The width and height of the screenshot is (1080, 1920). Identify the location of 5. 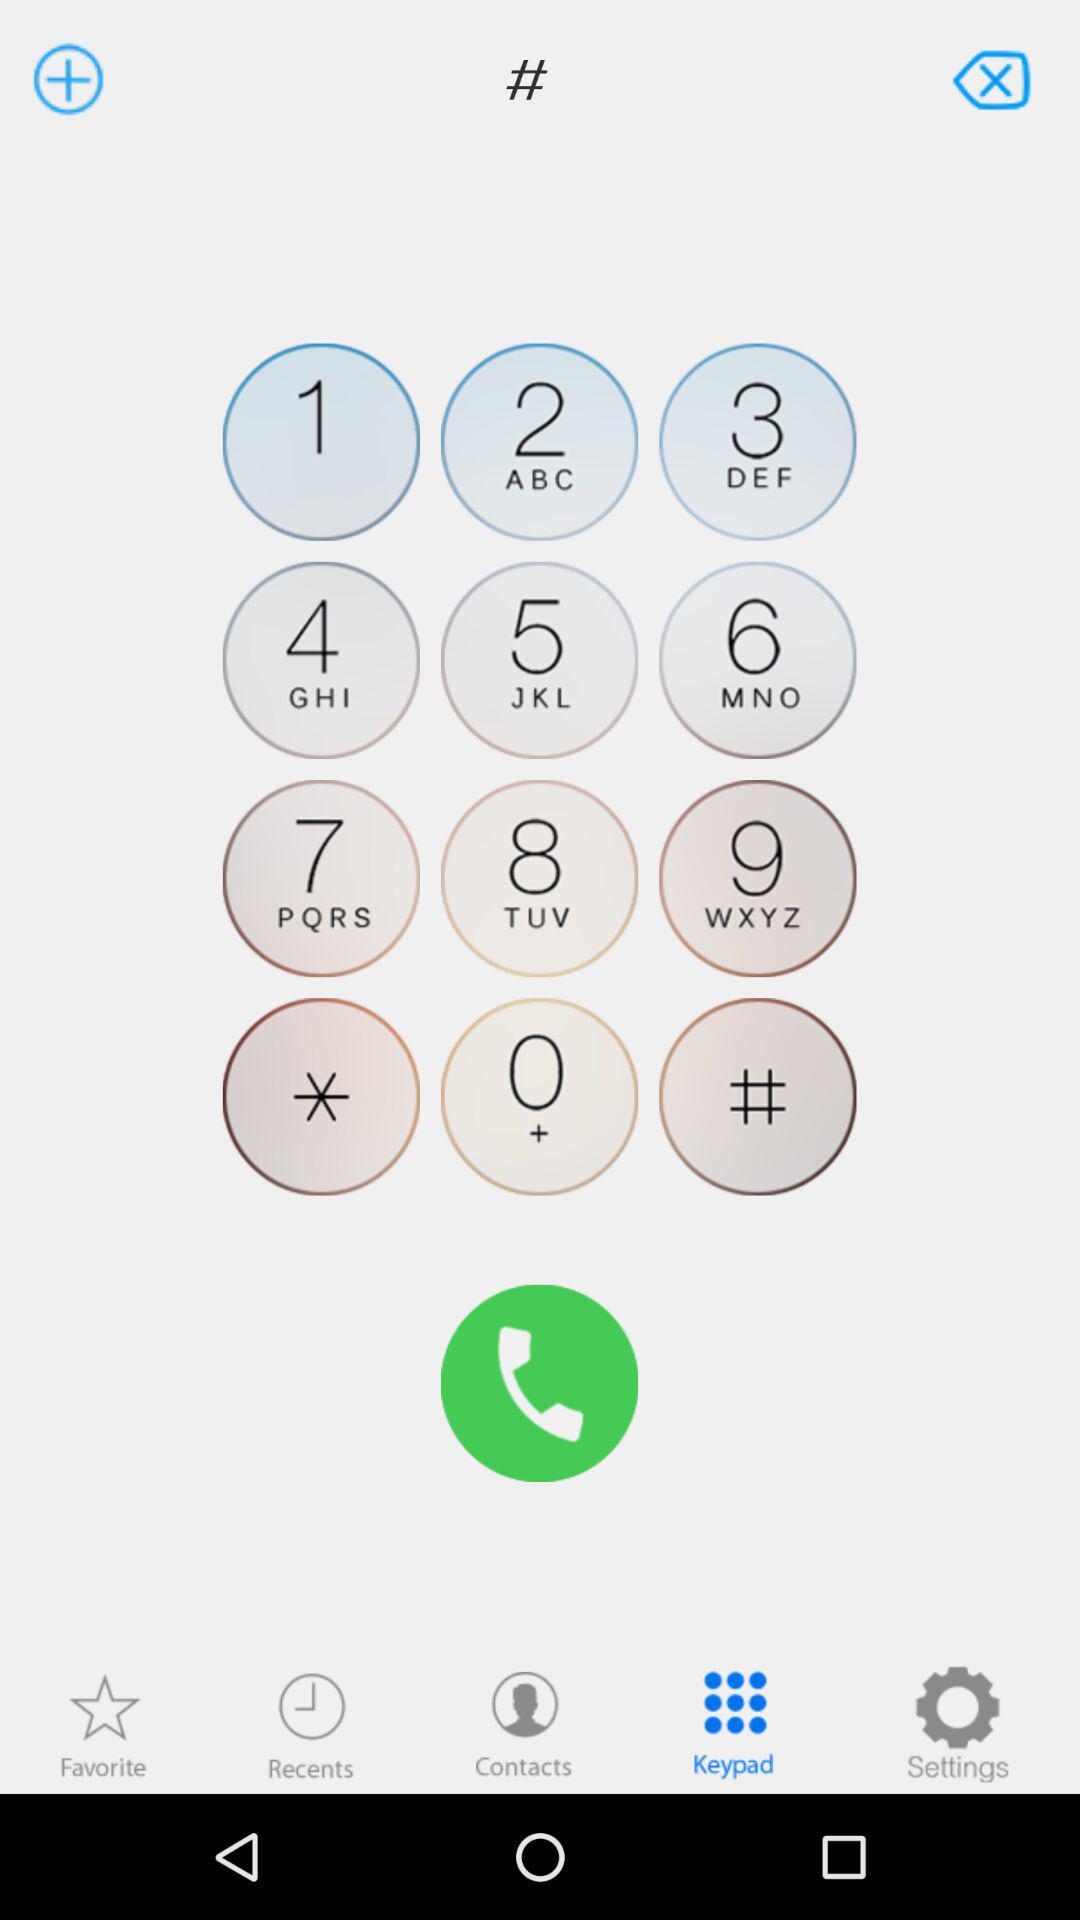
(538, 660).